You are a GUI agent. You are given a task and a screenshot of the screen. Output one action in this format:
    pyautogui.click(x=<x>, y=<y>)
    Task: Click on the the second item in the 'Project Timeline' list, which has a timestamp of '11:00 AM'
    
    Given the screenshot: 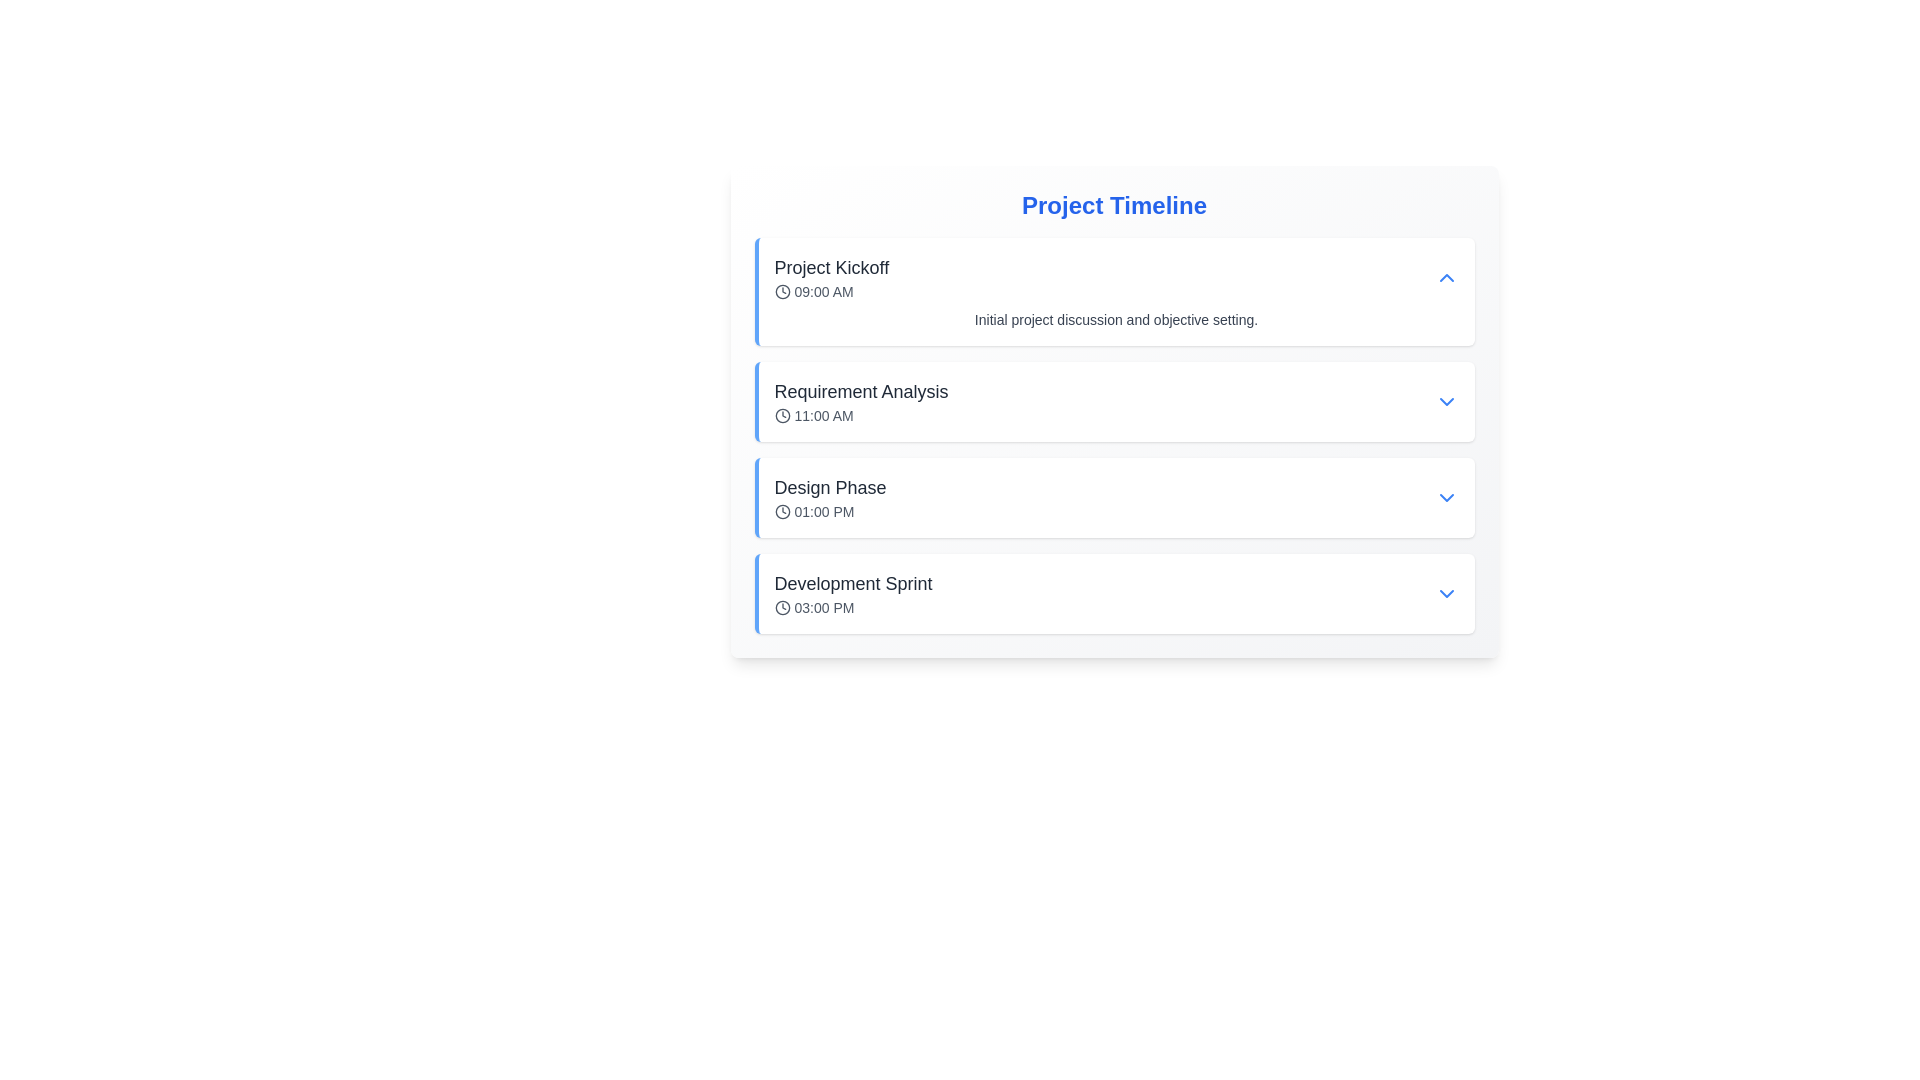 What is the action you would take?
    pyautogui.click(x=1113, y=434)
    